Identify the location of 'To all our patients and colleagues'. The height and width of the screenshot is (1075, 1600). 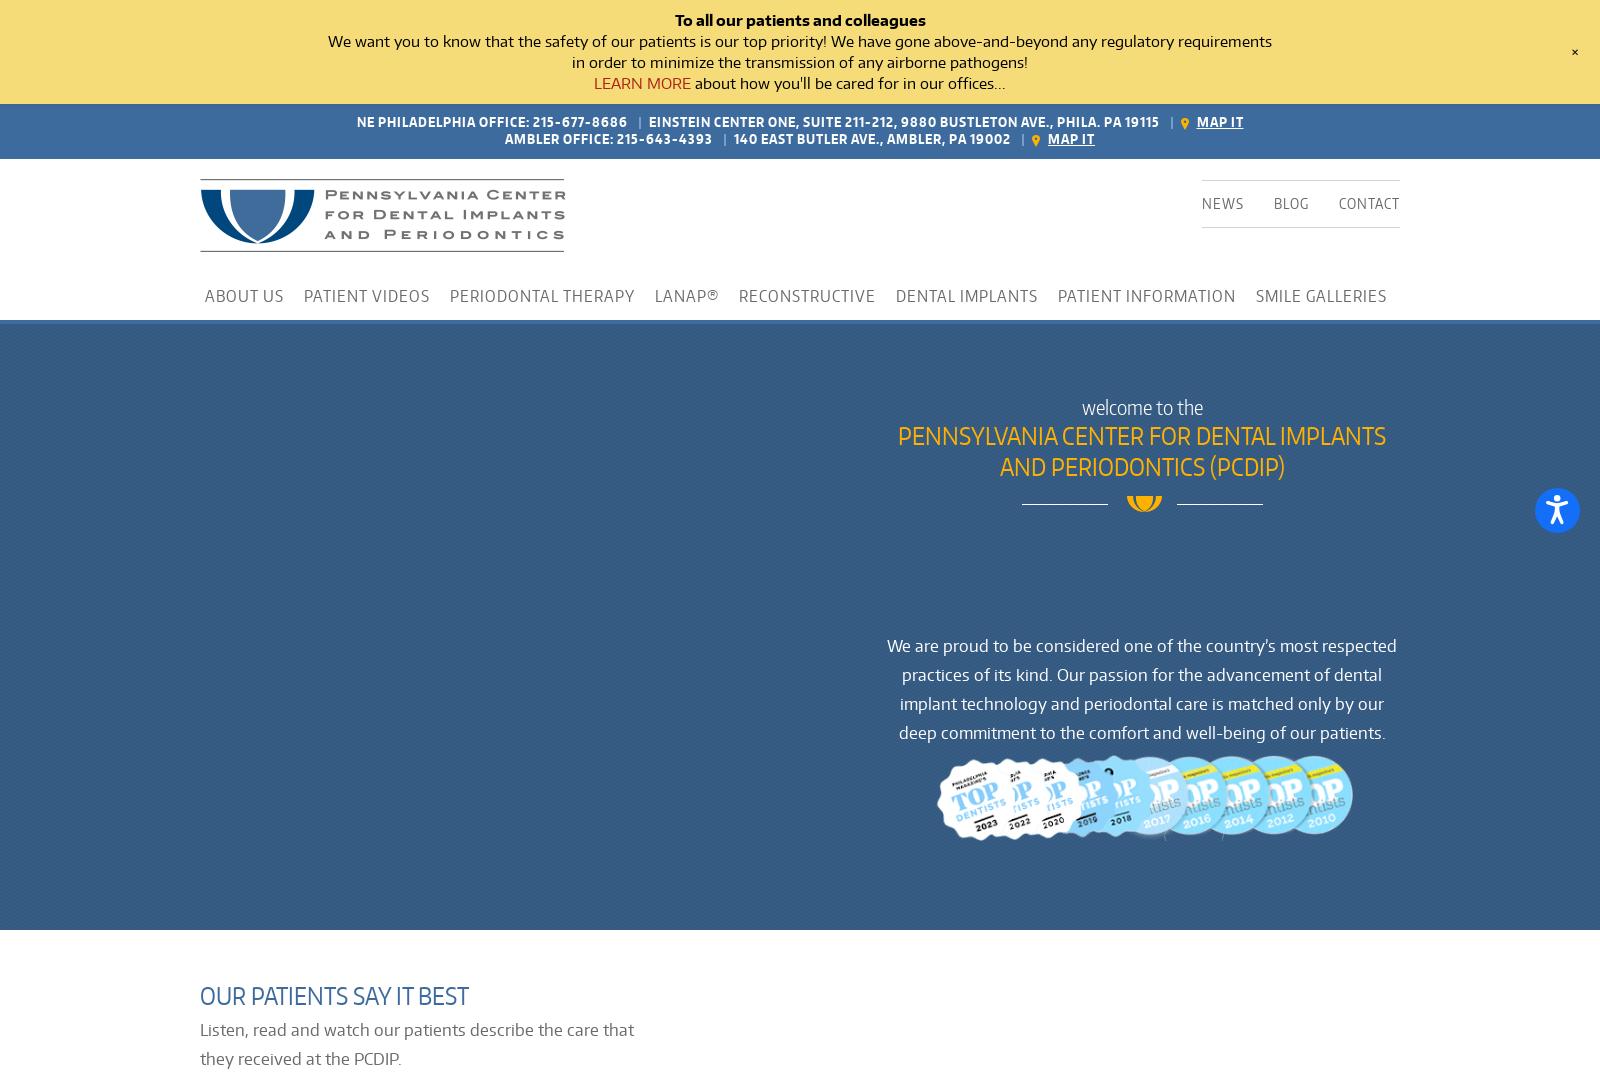
(674, 19).